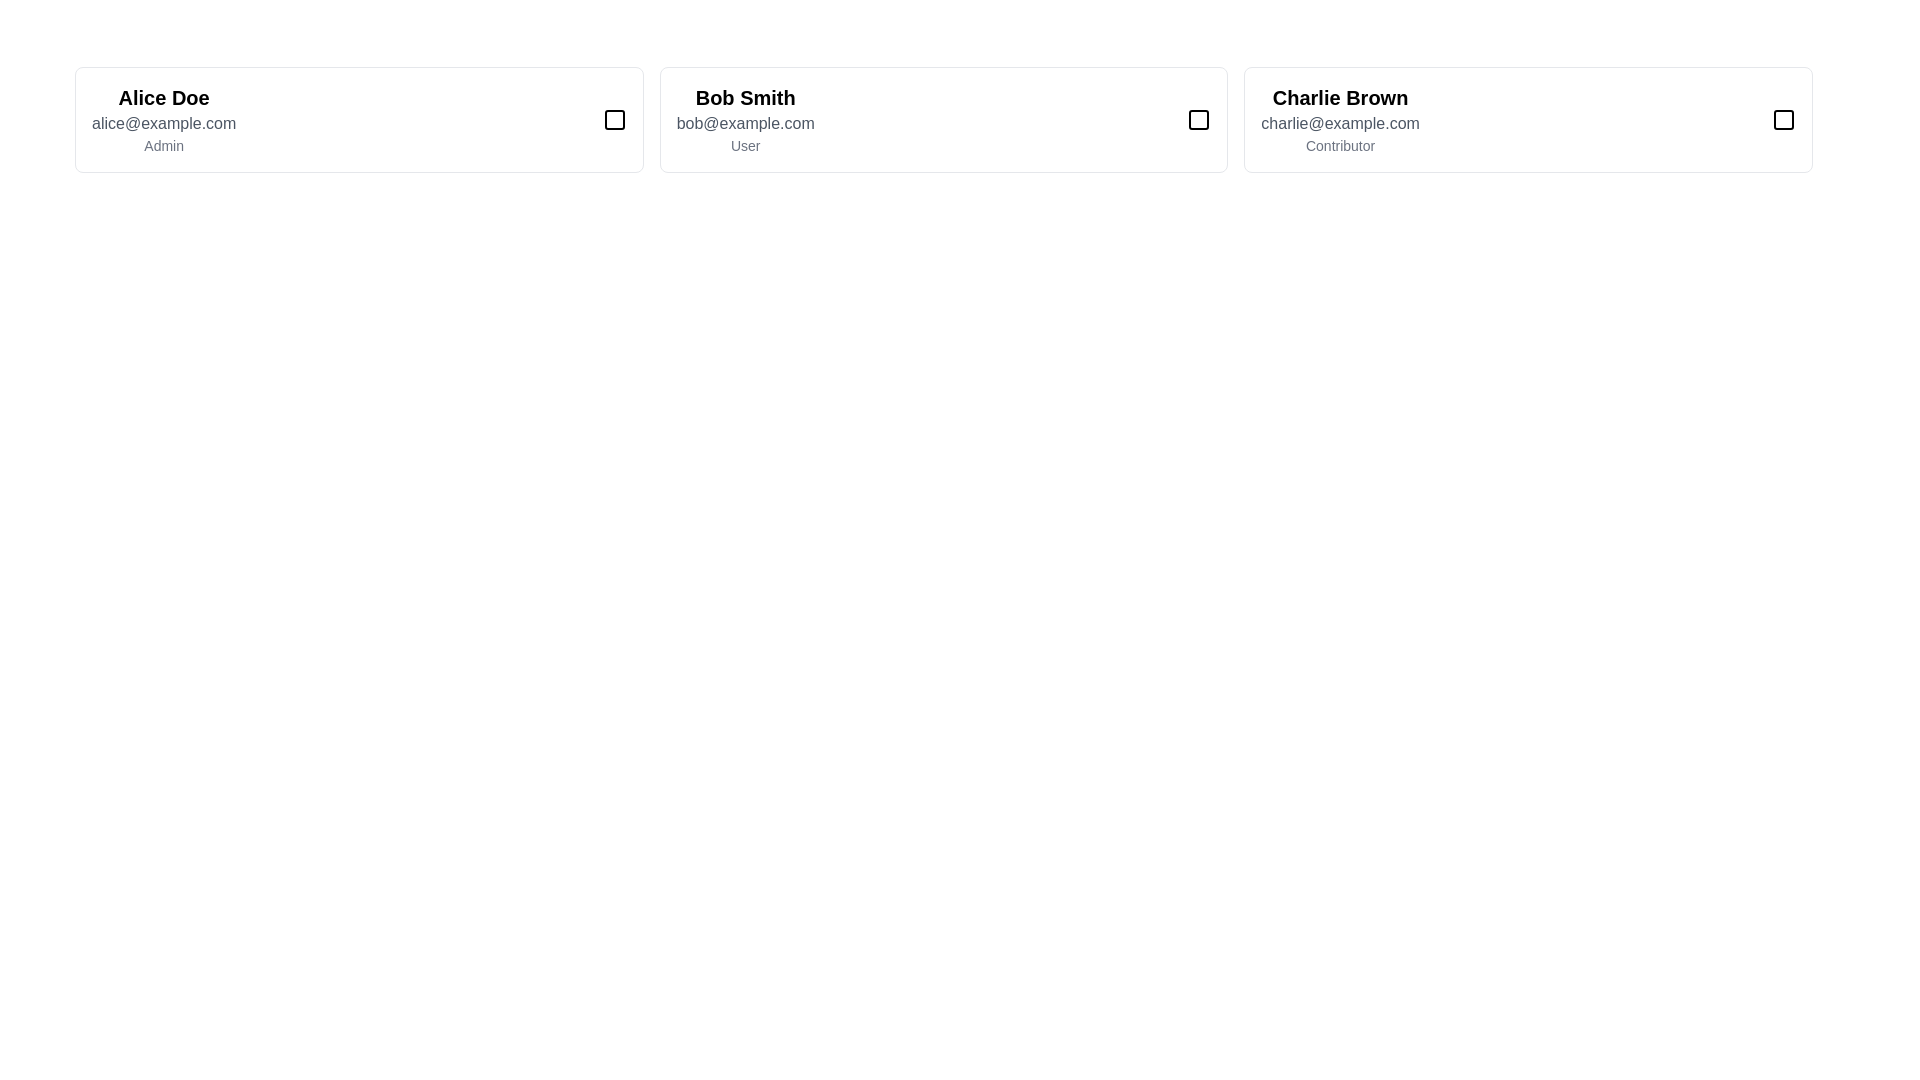  Describe the element at coordinates (744, 97) in the screenshot. I see `the text label 'Bob Smith', which is styled in bold and positioned as a header above the email 'bob@example.com' and the label 'User'` at that location.